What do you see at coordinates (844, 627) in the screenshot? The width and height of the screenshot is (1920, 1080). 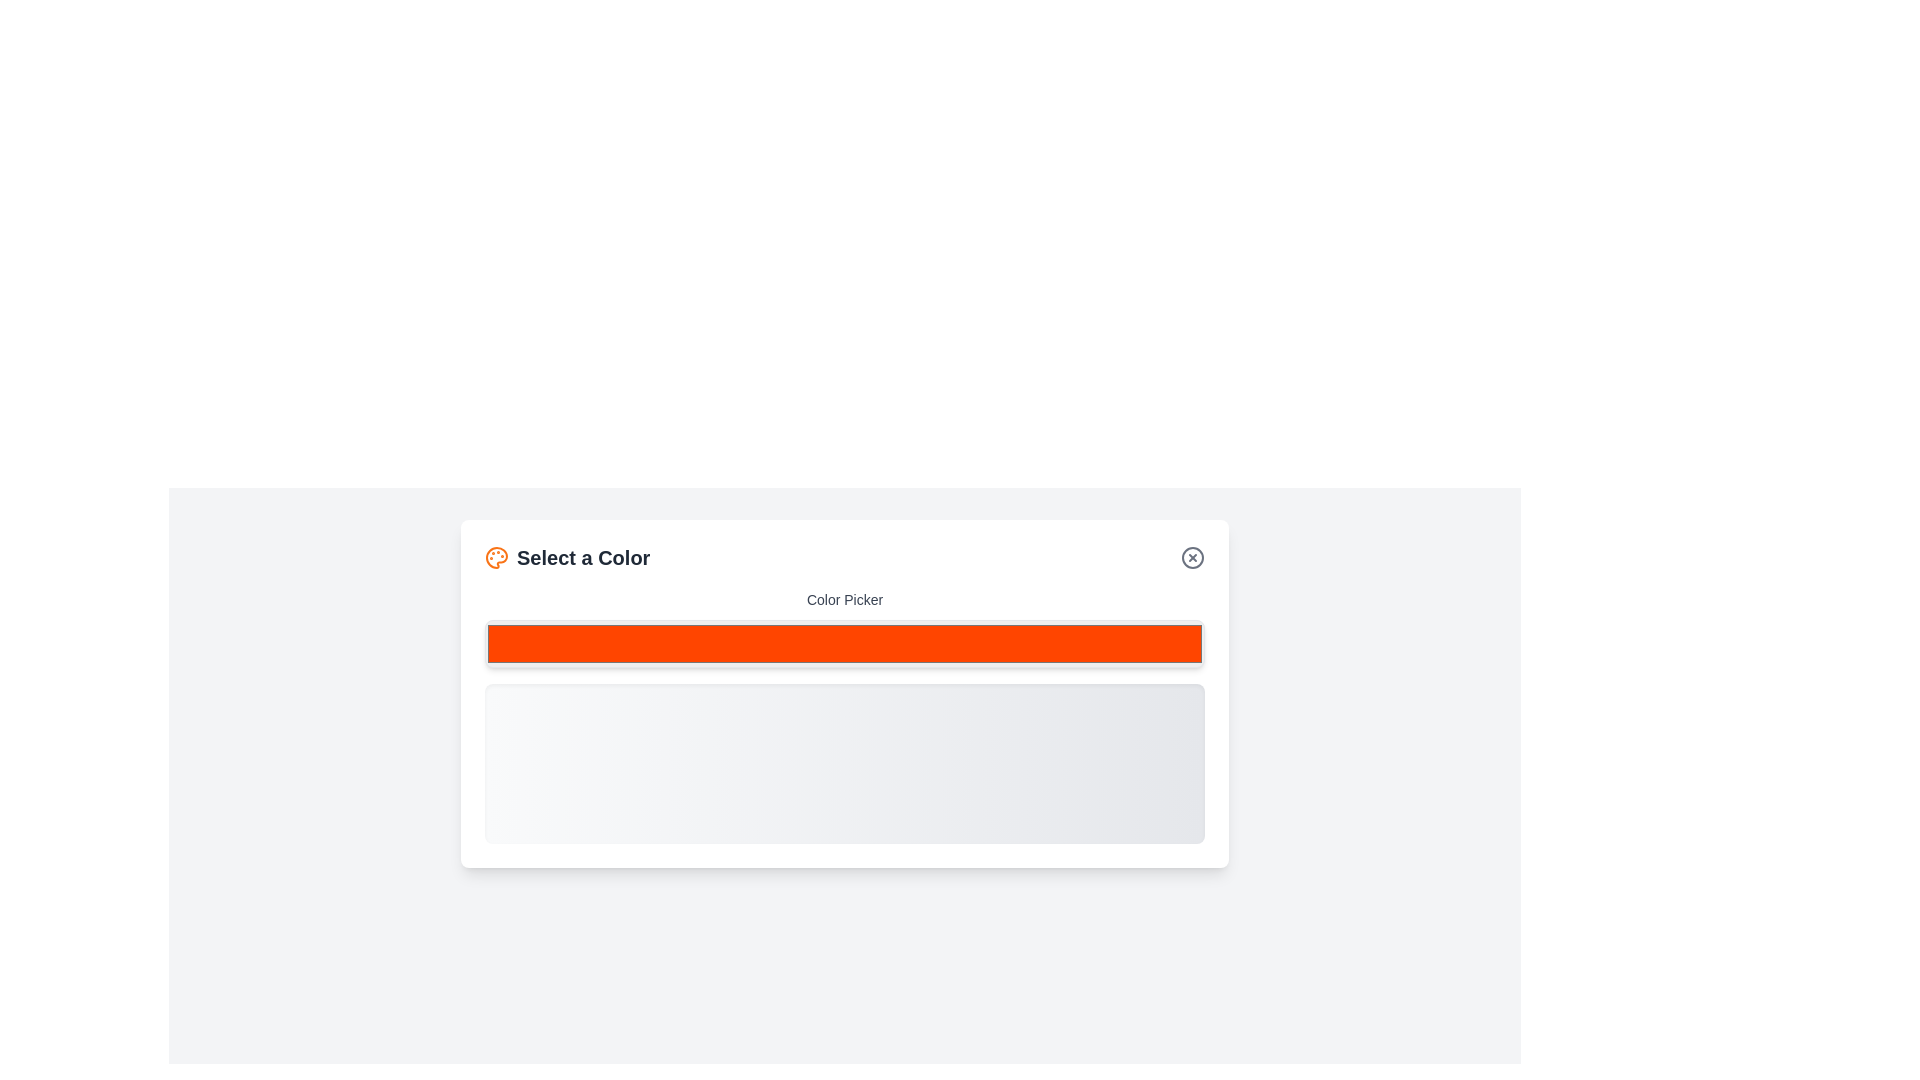 I see `the Interactive color input or picker component with a bright red background and the label 'Color Picker' to interact with the color selection feature` at bounding box center [844, 627].